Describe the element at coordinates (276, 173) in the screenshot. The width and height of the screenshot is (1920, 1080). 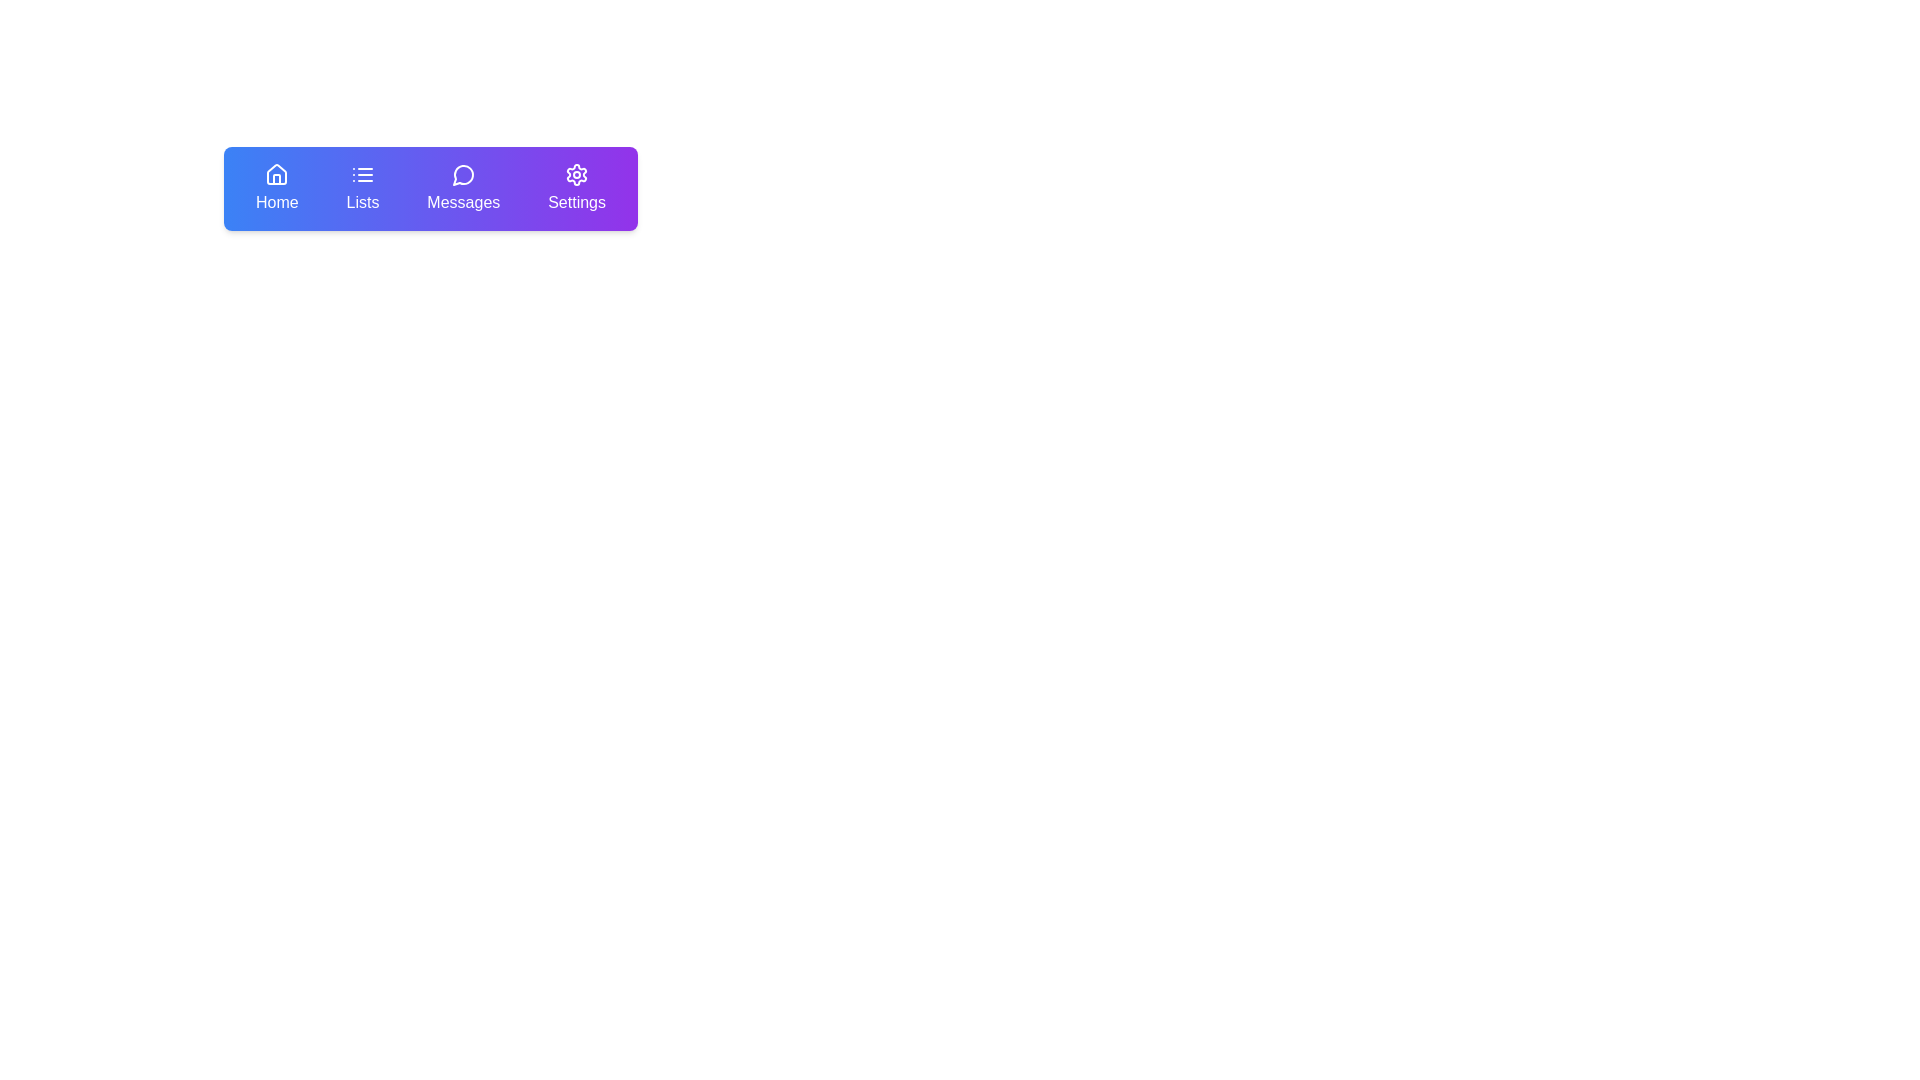
I see `the house-shaped icon` at that location.